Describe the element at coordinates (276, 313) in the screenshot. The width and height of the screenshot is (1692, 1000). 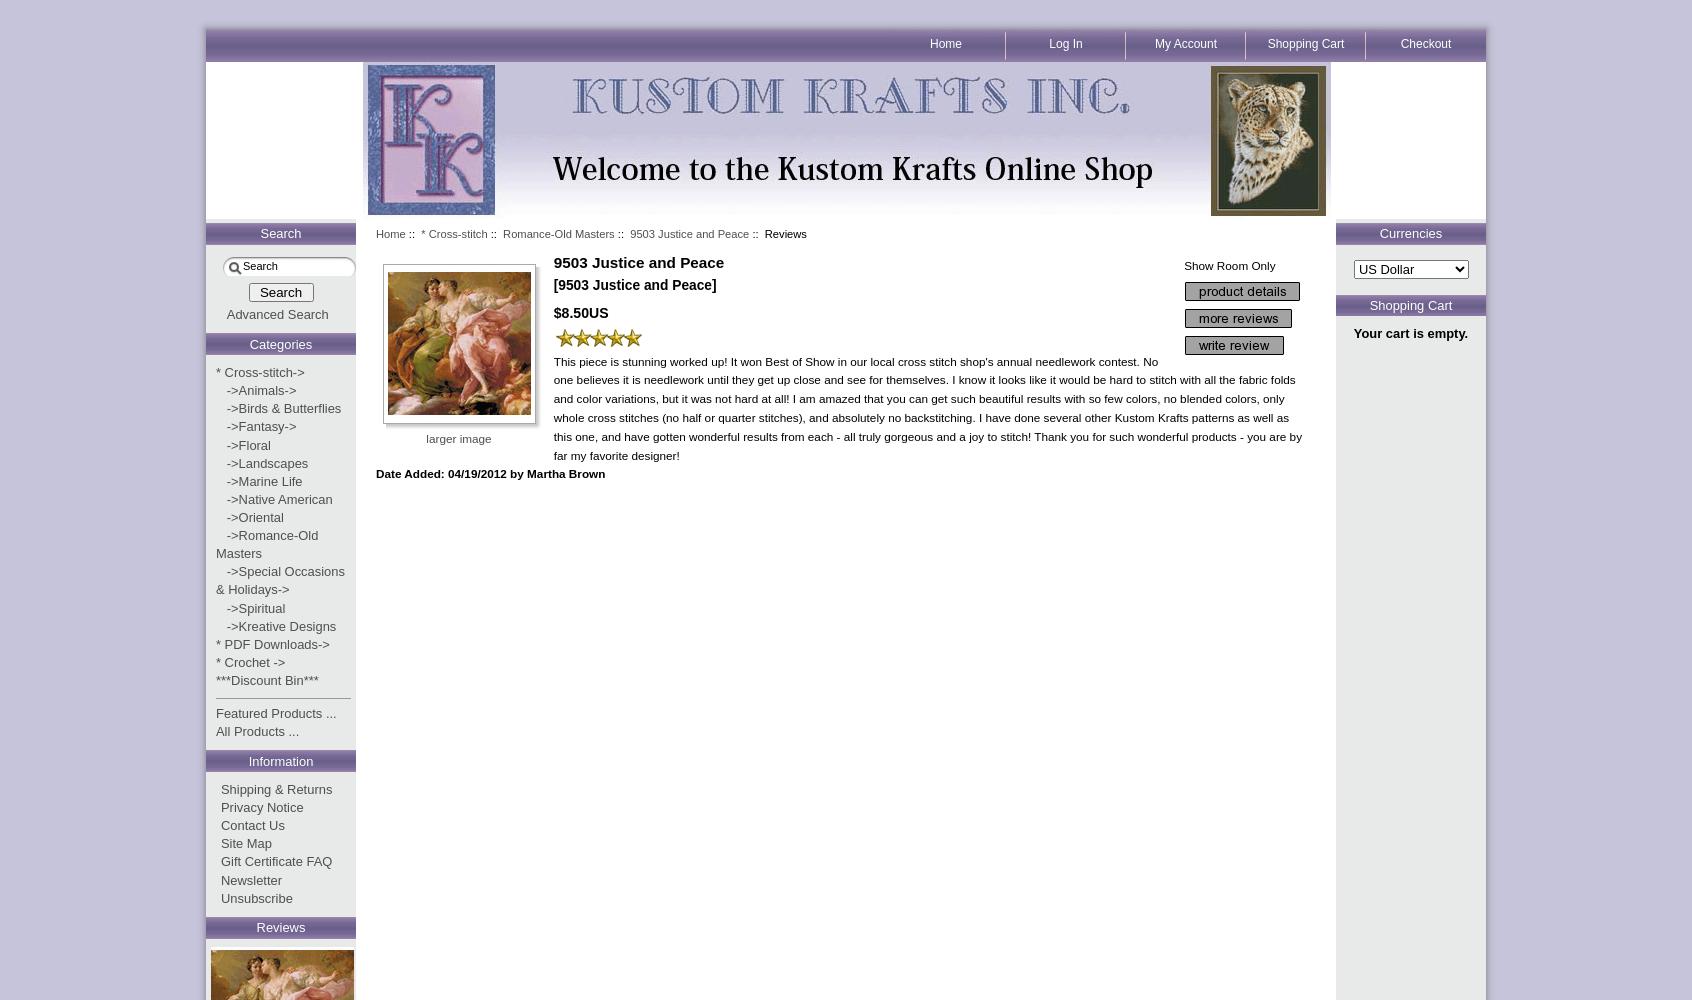
I see `'Advanced Search'` at that location.